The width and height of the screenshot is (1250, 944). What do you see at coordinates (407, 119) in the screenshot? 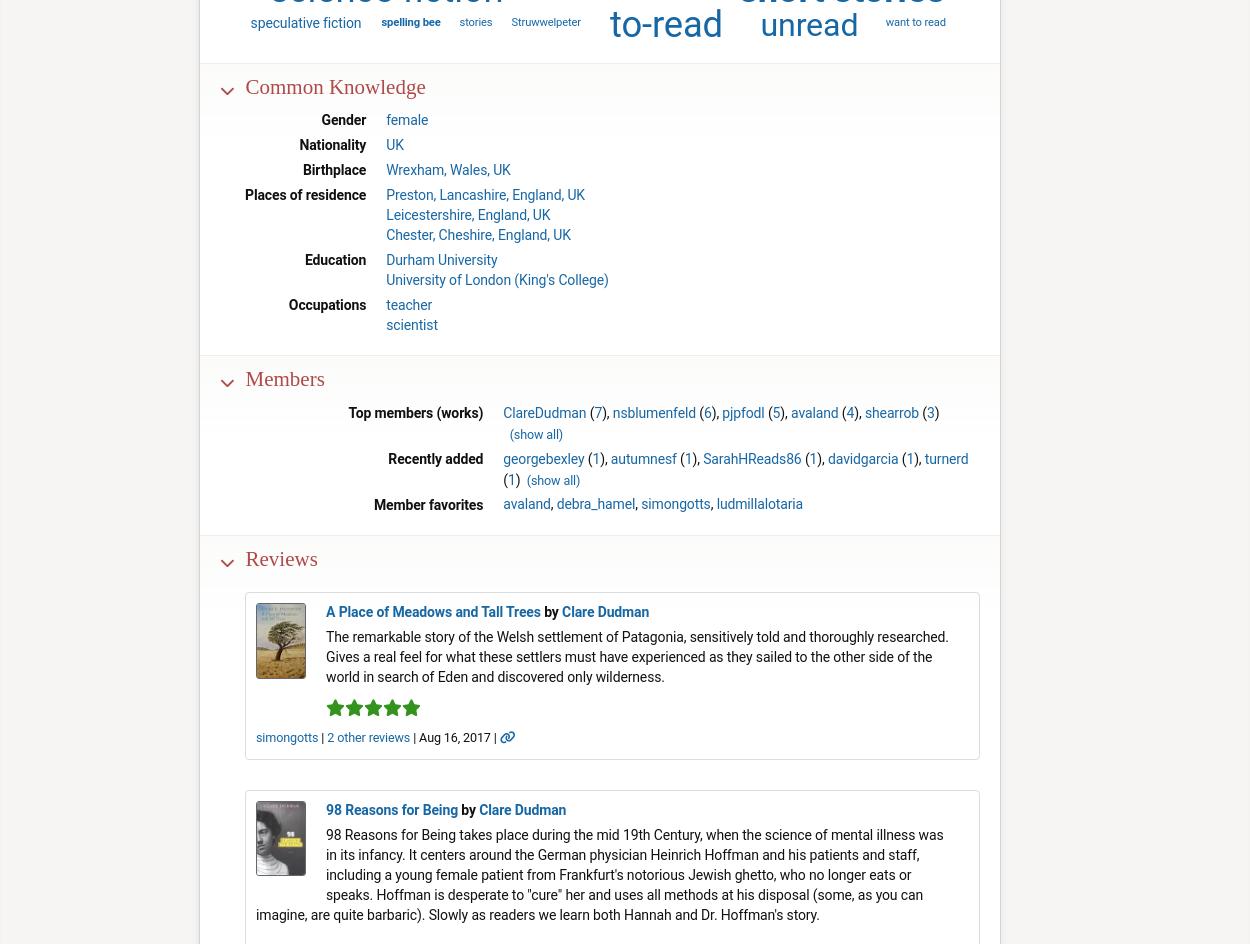
I see `'female'` at bounding box center [407, 119].